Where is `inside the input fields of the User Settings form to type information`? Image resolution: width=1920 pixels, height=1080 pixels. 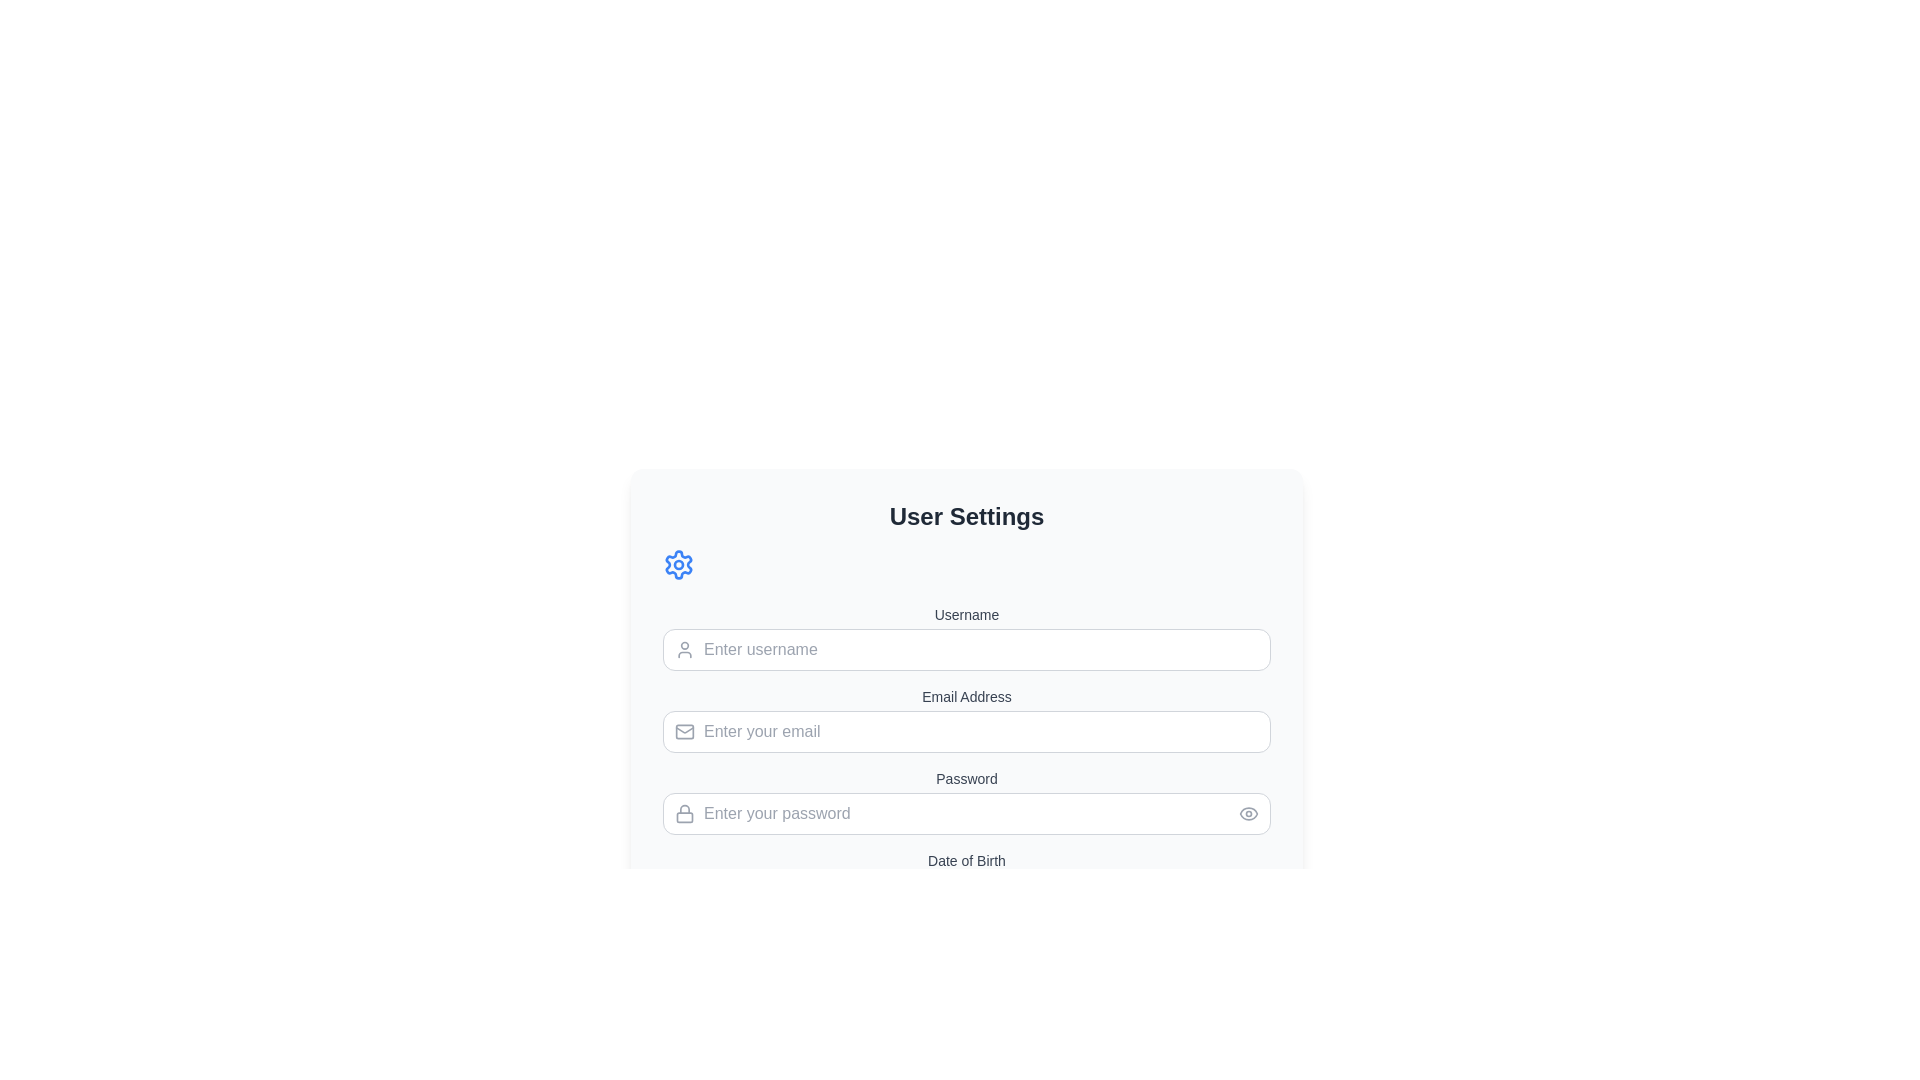
inside the input fields of the User Settings form to type information is located at coordinates (966, 790).